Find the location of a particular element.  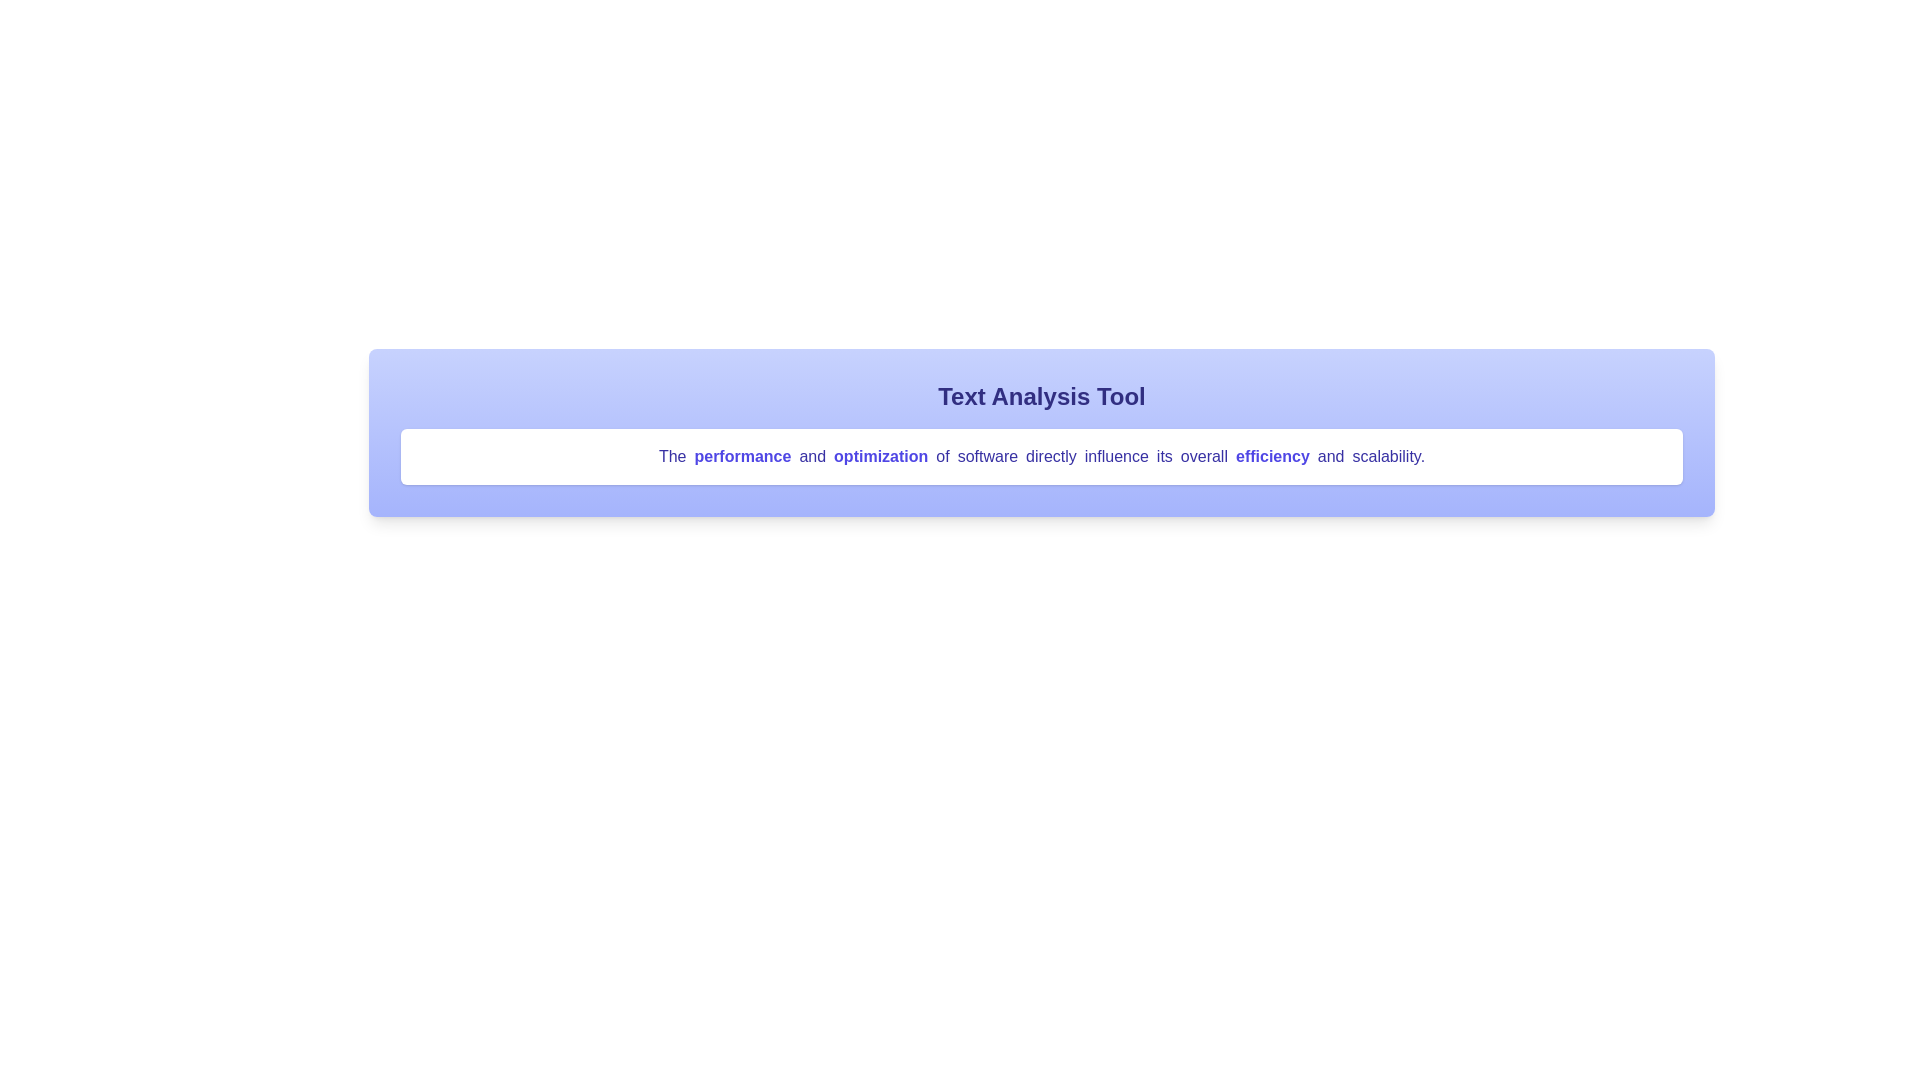

the emphasized text element, which is the second word in the sentence, positioned between 'The' and 'and' in the upper-center part of the interface is located at coordinates (741, 456).